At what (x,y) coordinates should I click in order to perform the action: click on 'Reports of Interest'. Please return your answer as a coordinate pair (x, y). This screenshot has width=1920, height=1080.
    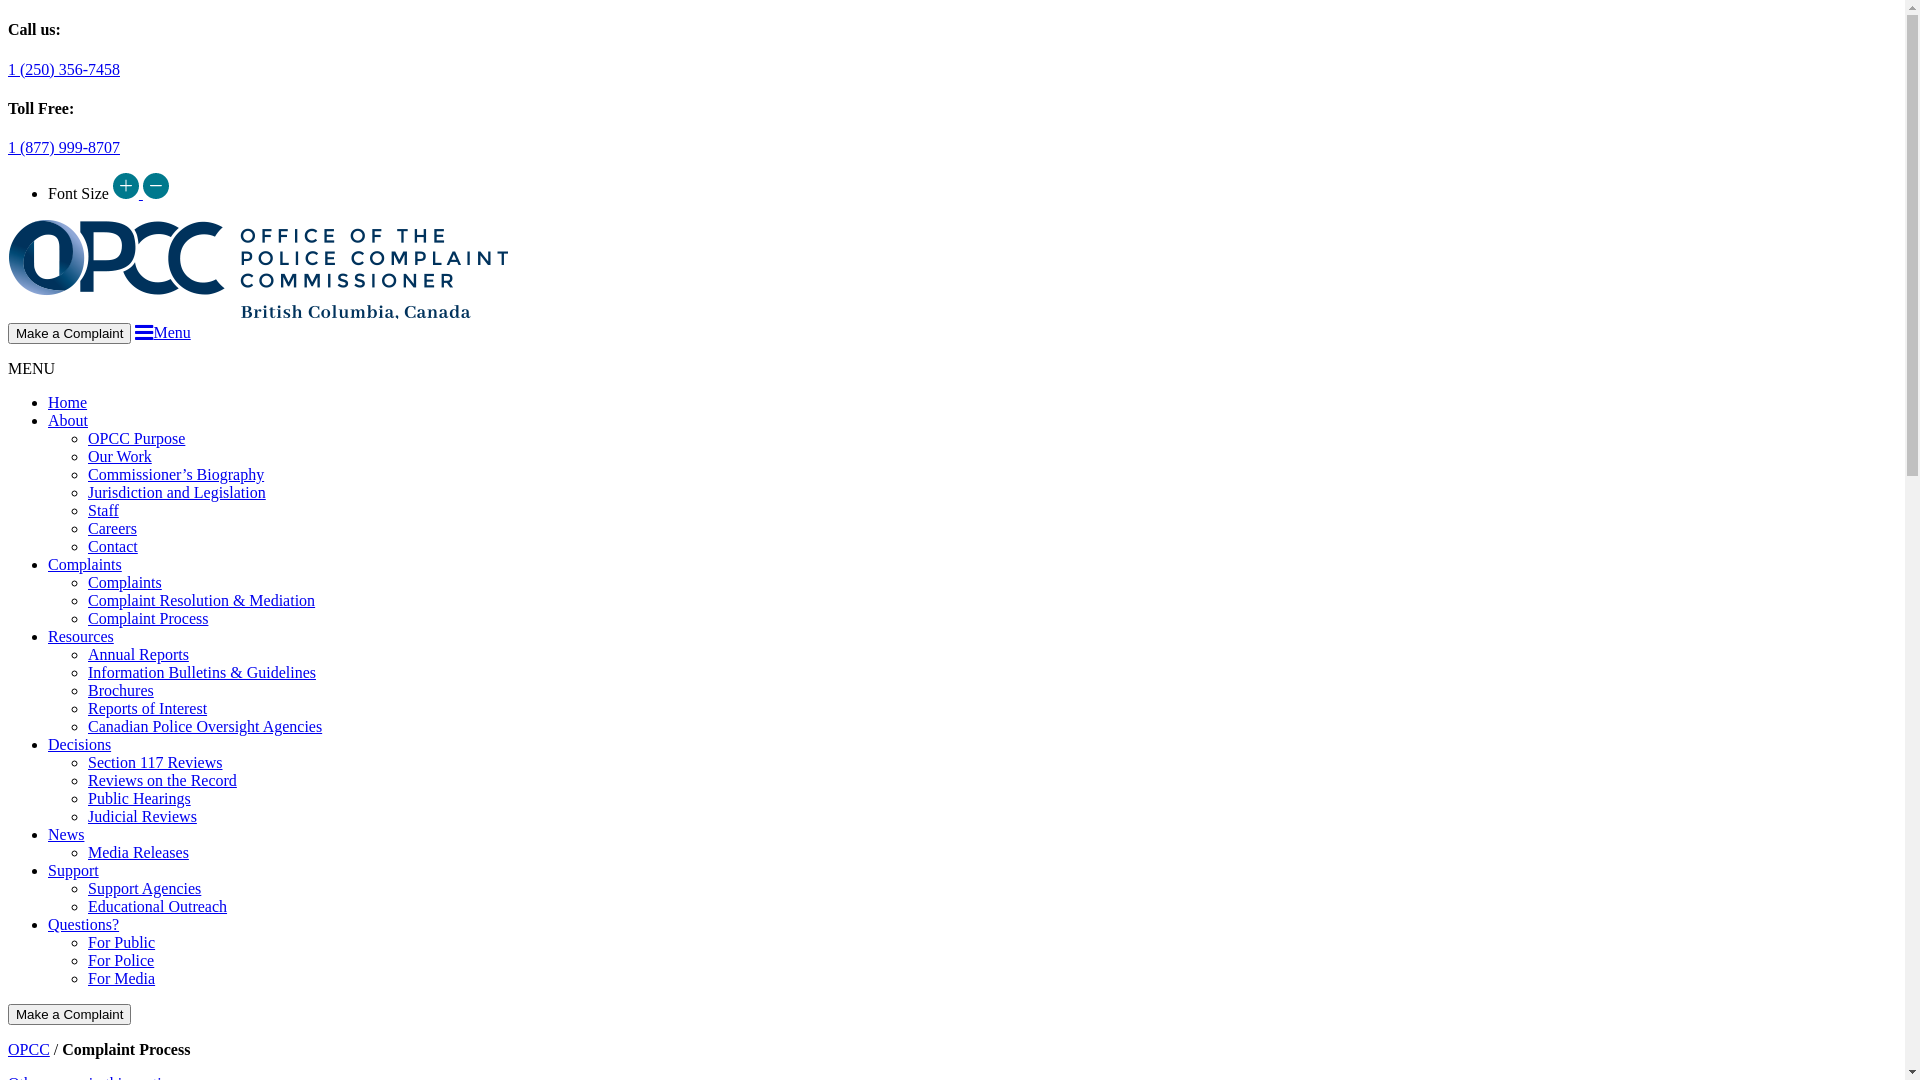
    Looking at the image, I should click on (146, 707).